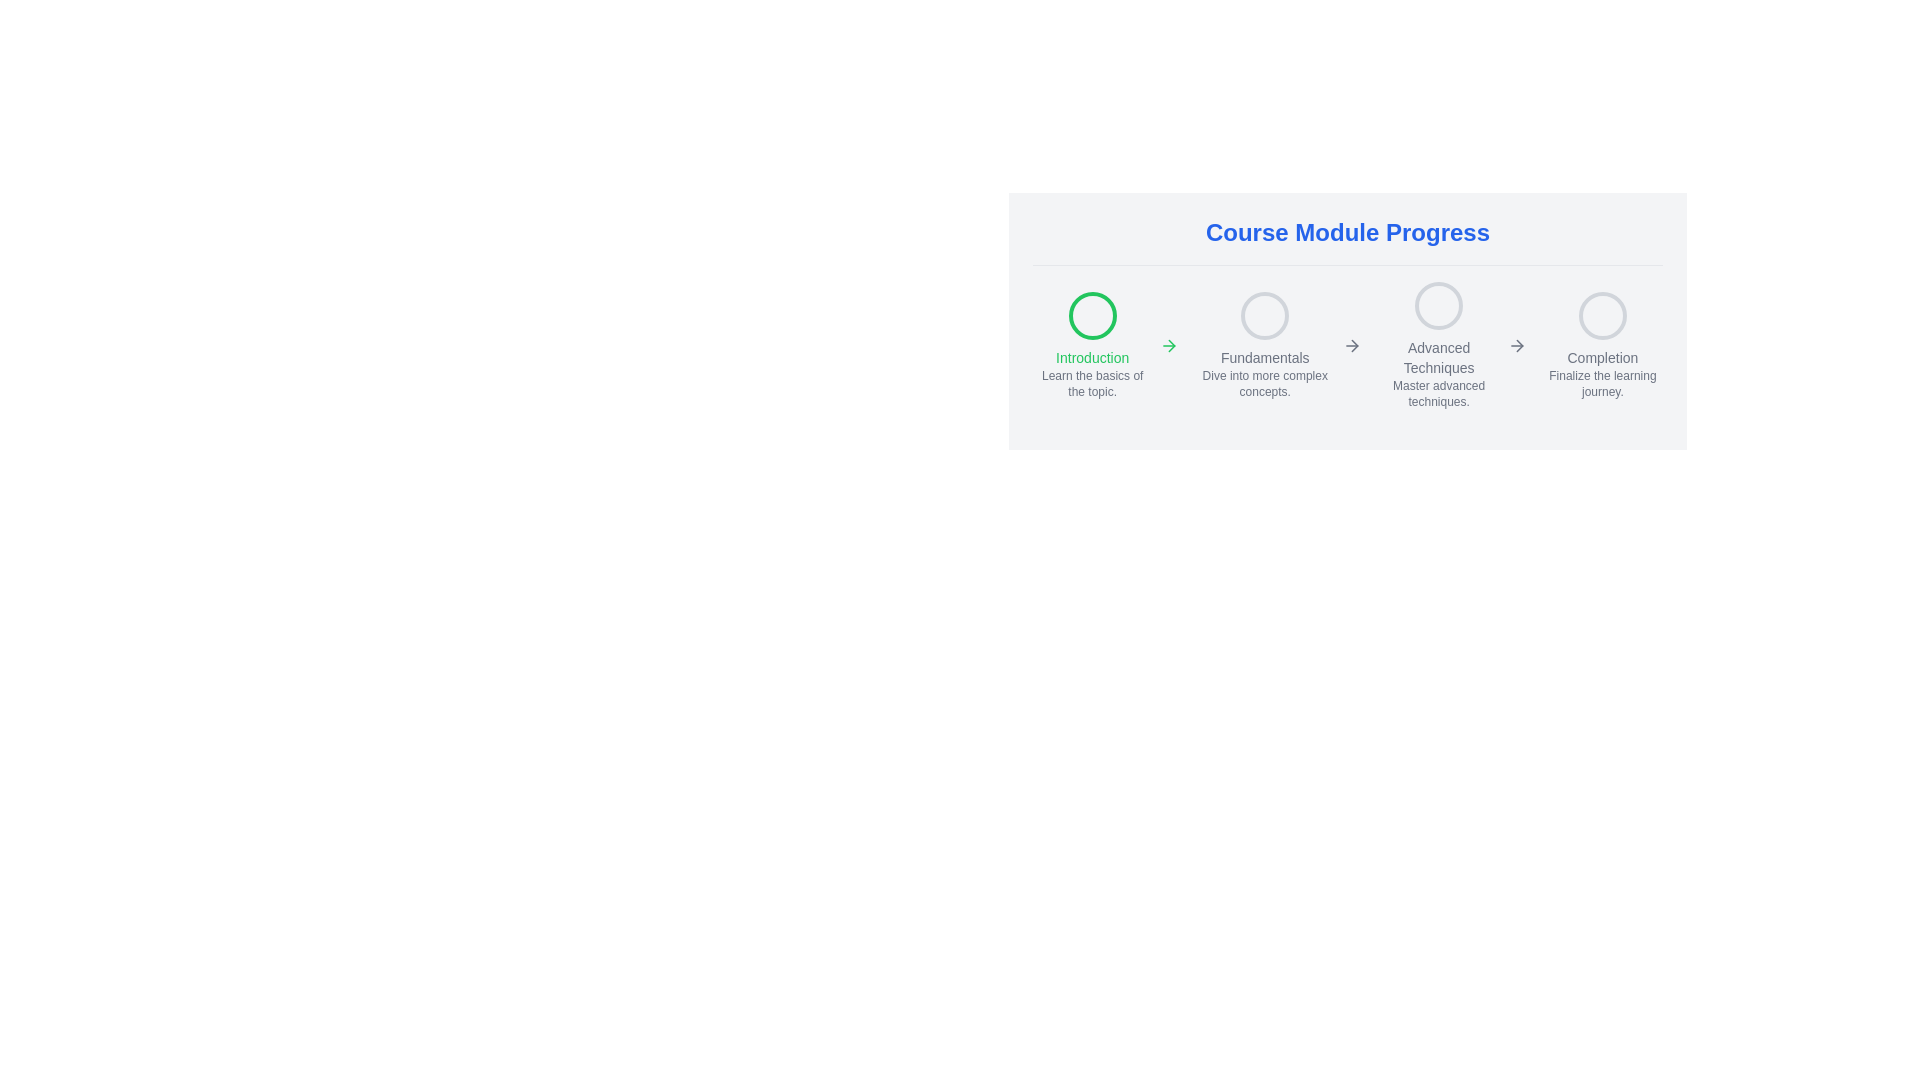 This screenshot has height=1080, width=1920. What do you see at coordinates (1438, 357) in the screenshot?
I see `the text label 'Advanced Techniques', which is styled in a small font and is positioned under a circle icon in a timeline interface` at bounding box center [1438, 357].